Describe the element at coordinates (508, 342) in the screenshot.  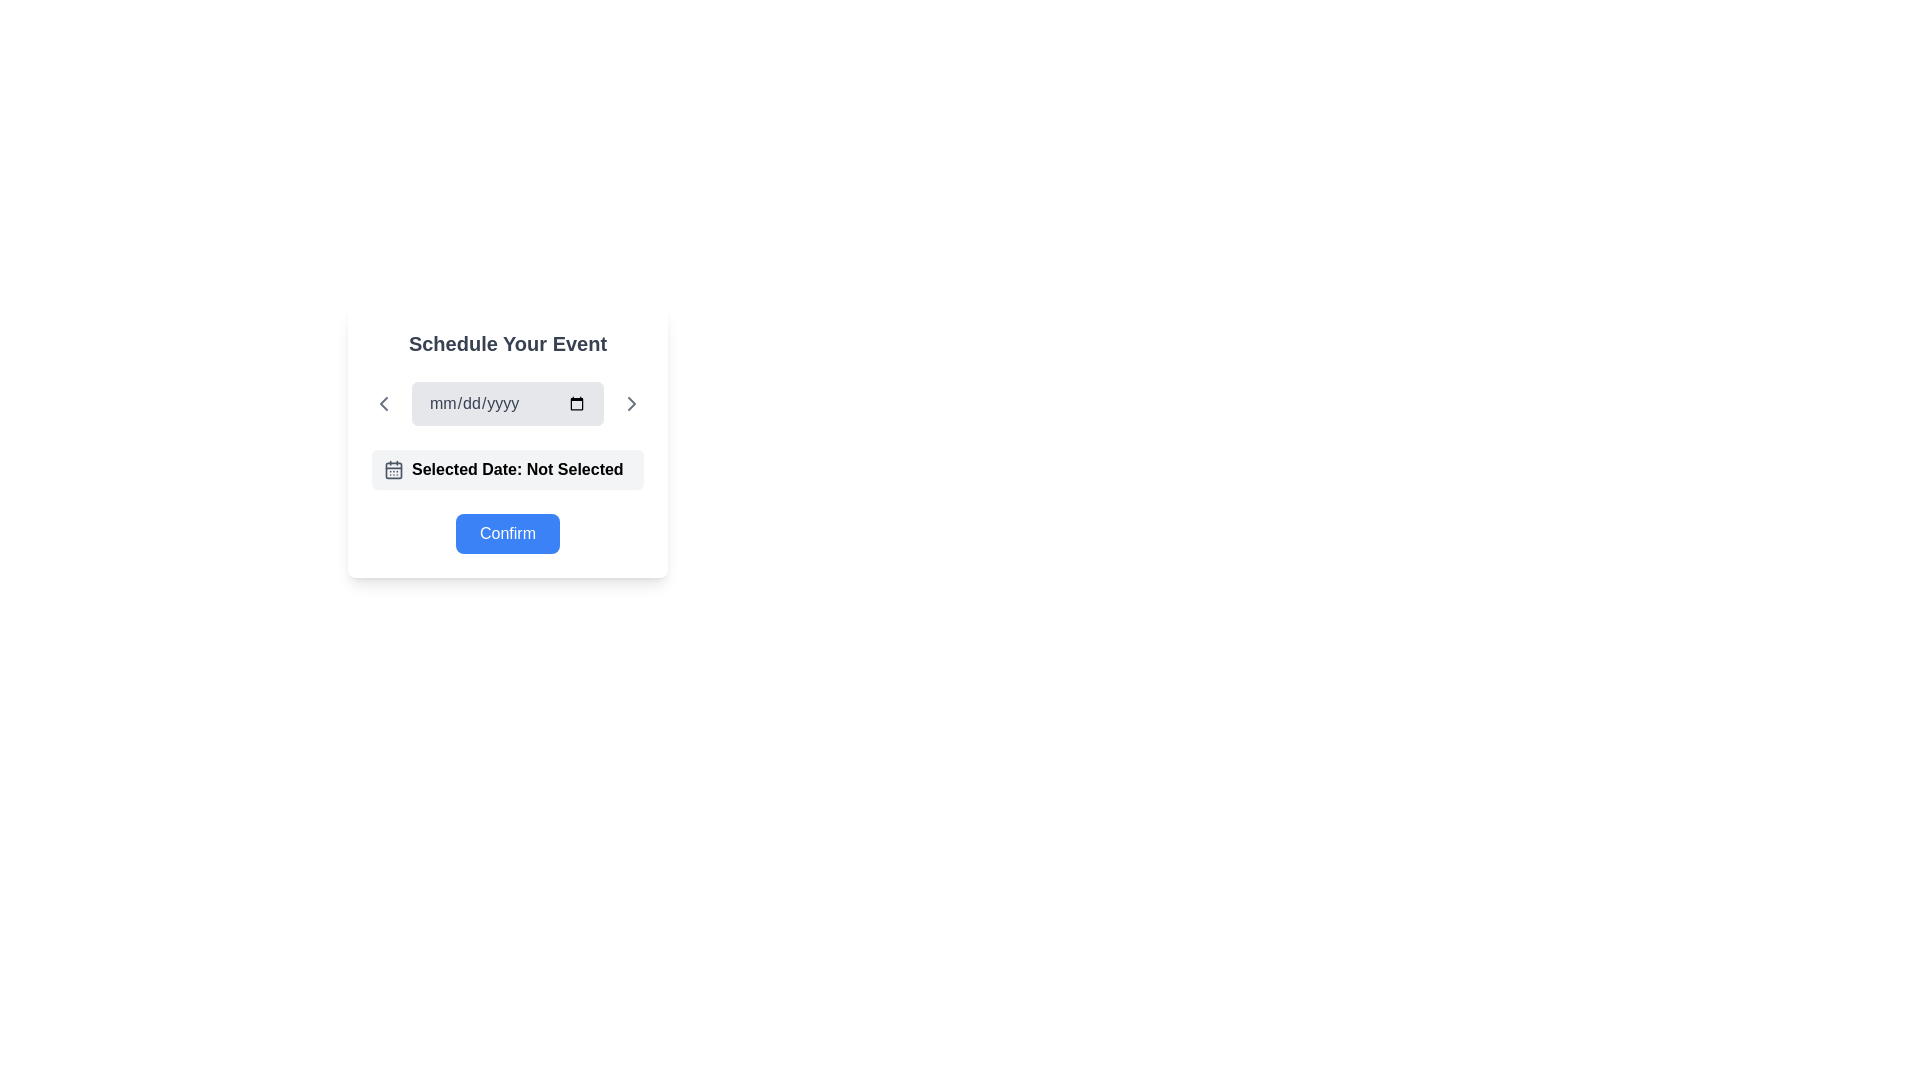
I see `the bold, extra-large gray text 'Schedule Your Event' at the top of the white rounded rectangular card` at that location.